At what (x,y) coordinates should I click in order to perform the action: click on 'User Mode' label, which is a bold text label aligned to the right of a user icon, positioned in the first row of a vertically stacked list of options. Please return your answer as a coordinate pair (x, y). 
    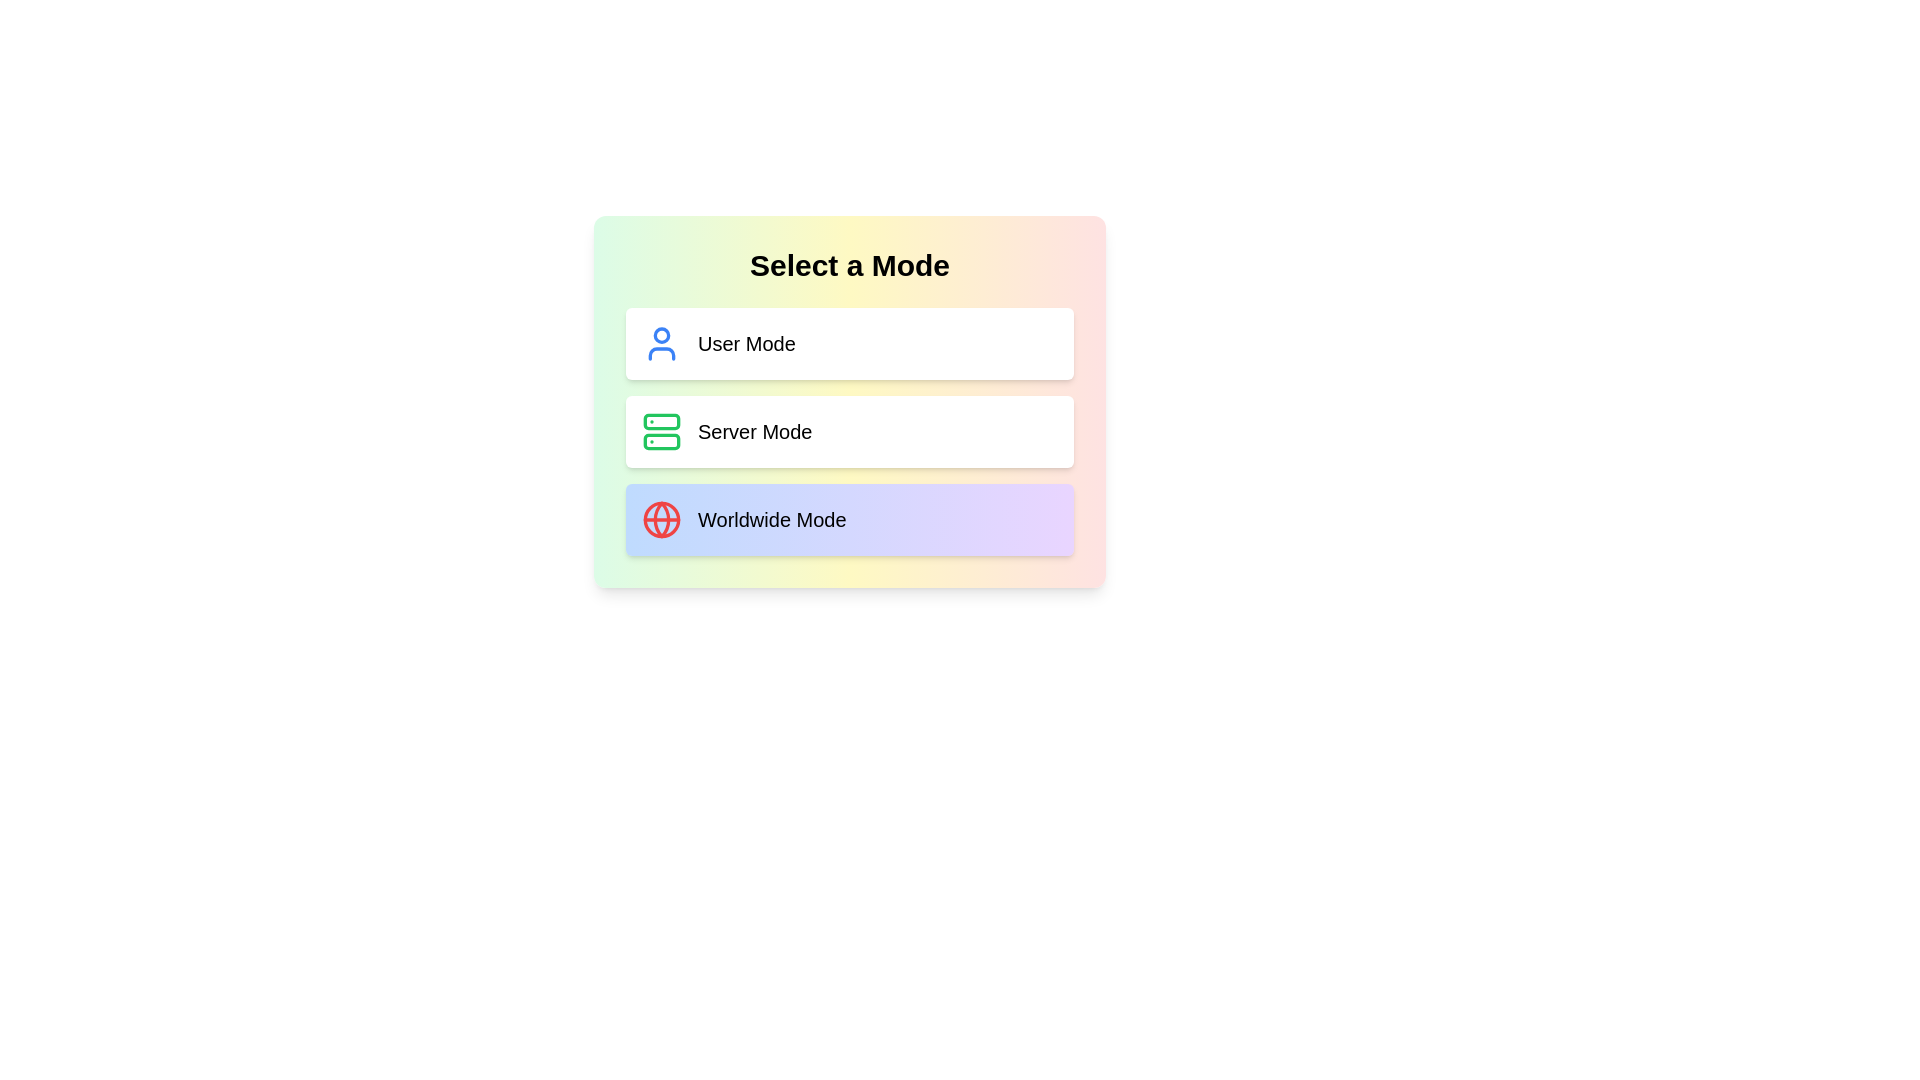
    Looking at the image, I should click on (745, 342).